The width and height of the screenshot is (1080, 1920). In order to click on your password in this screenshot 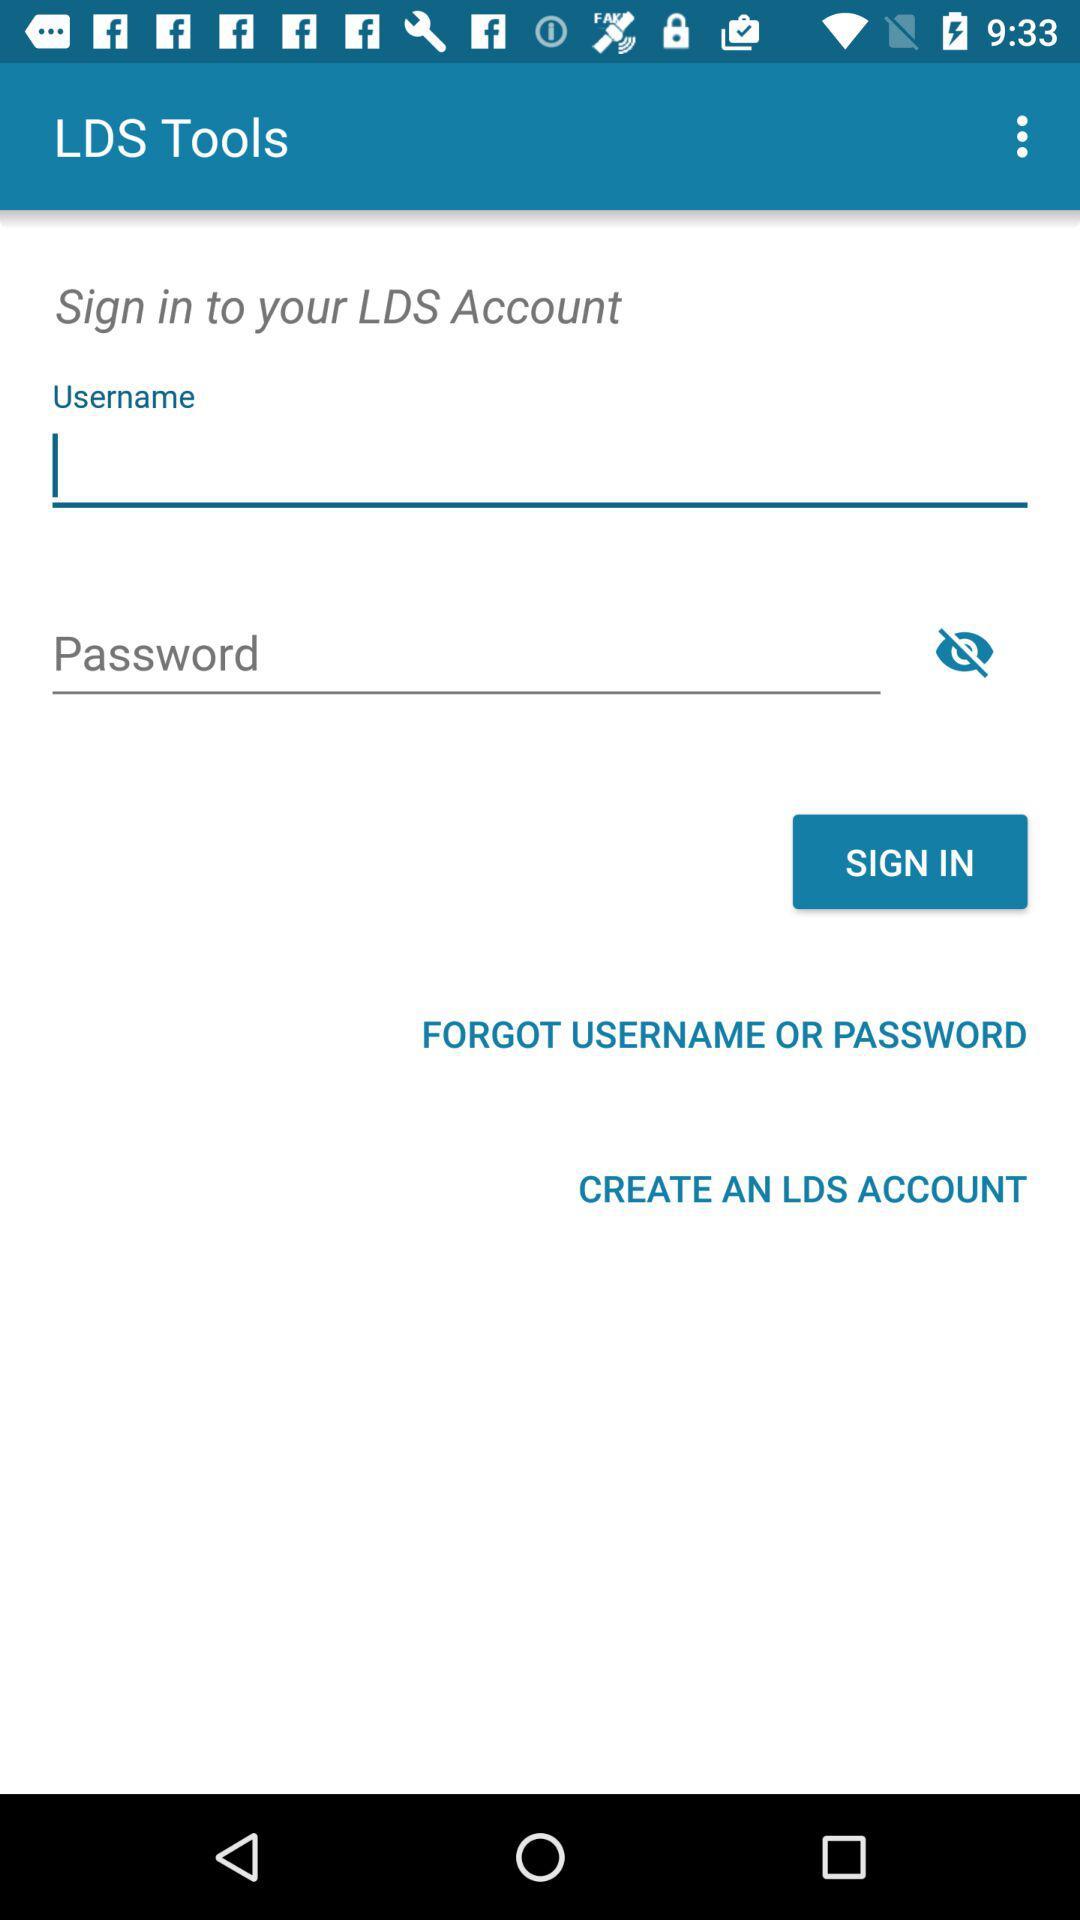, I will do `click(466, 655)`.